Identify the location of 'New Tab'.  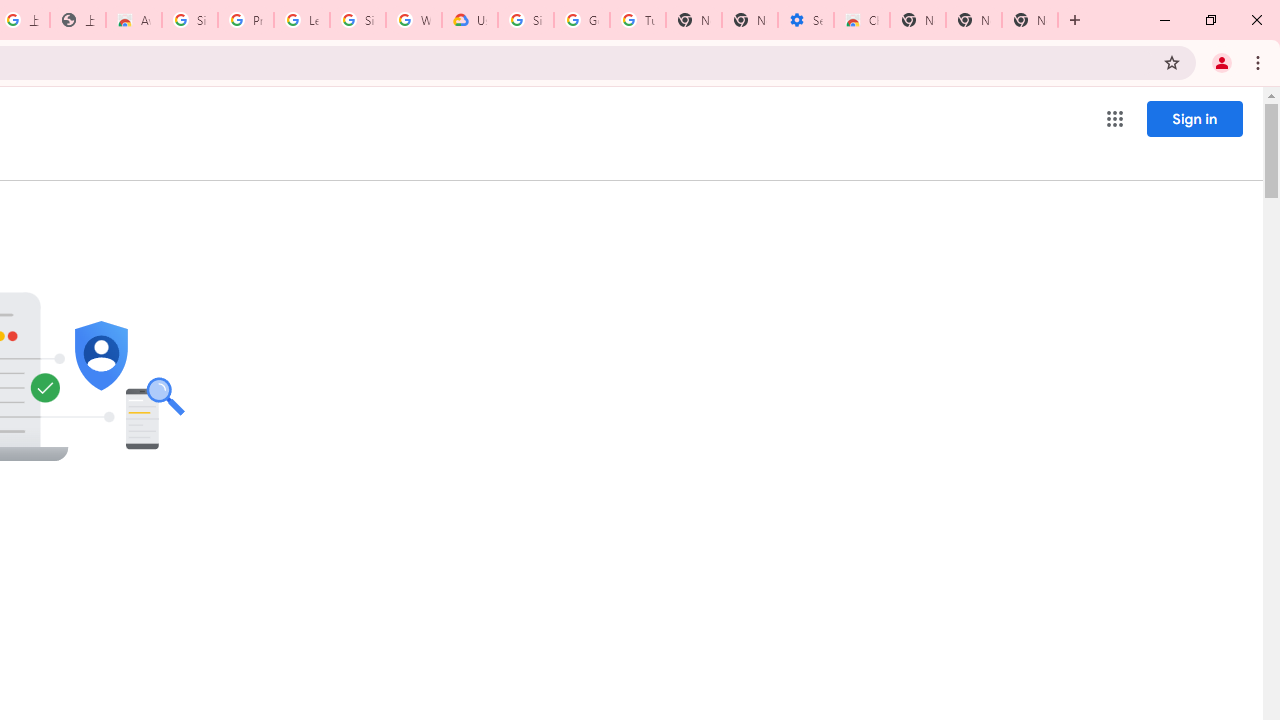
(1030, 20).